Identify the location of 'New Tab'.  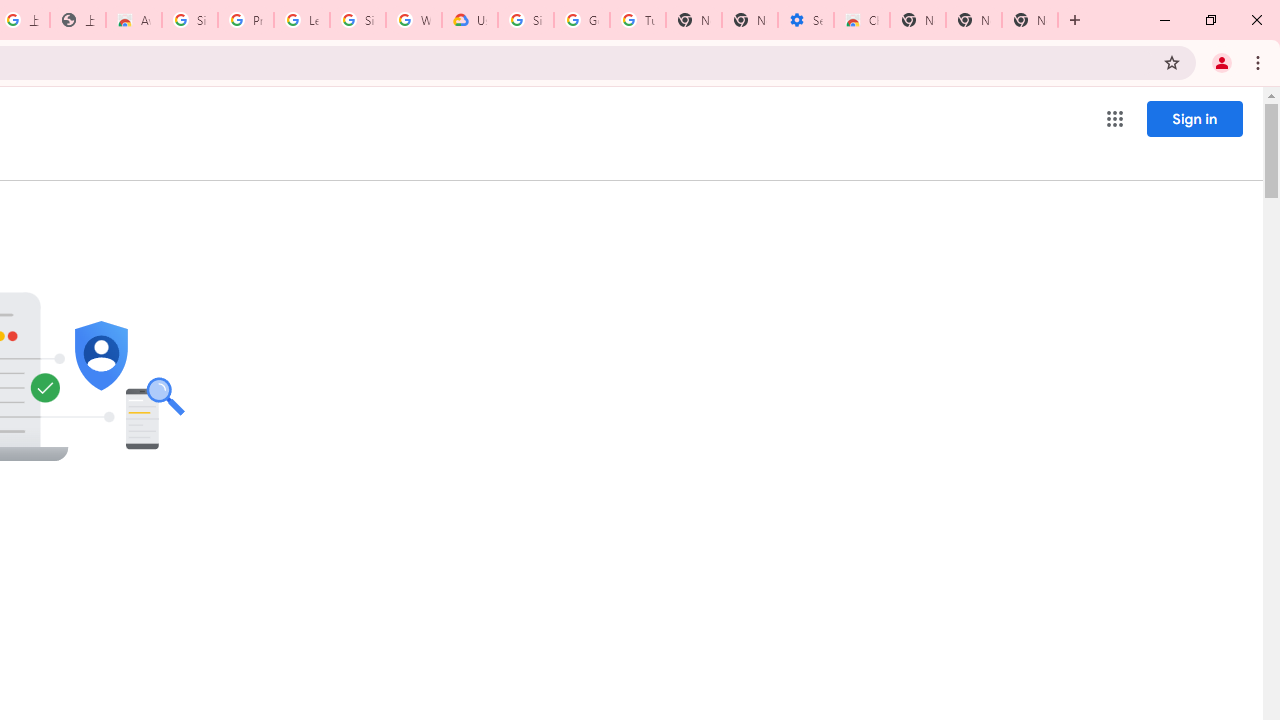
(1030, 20).